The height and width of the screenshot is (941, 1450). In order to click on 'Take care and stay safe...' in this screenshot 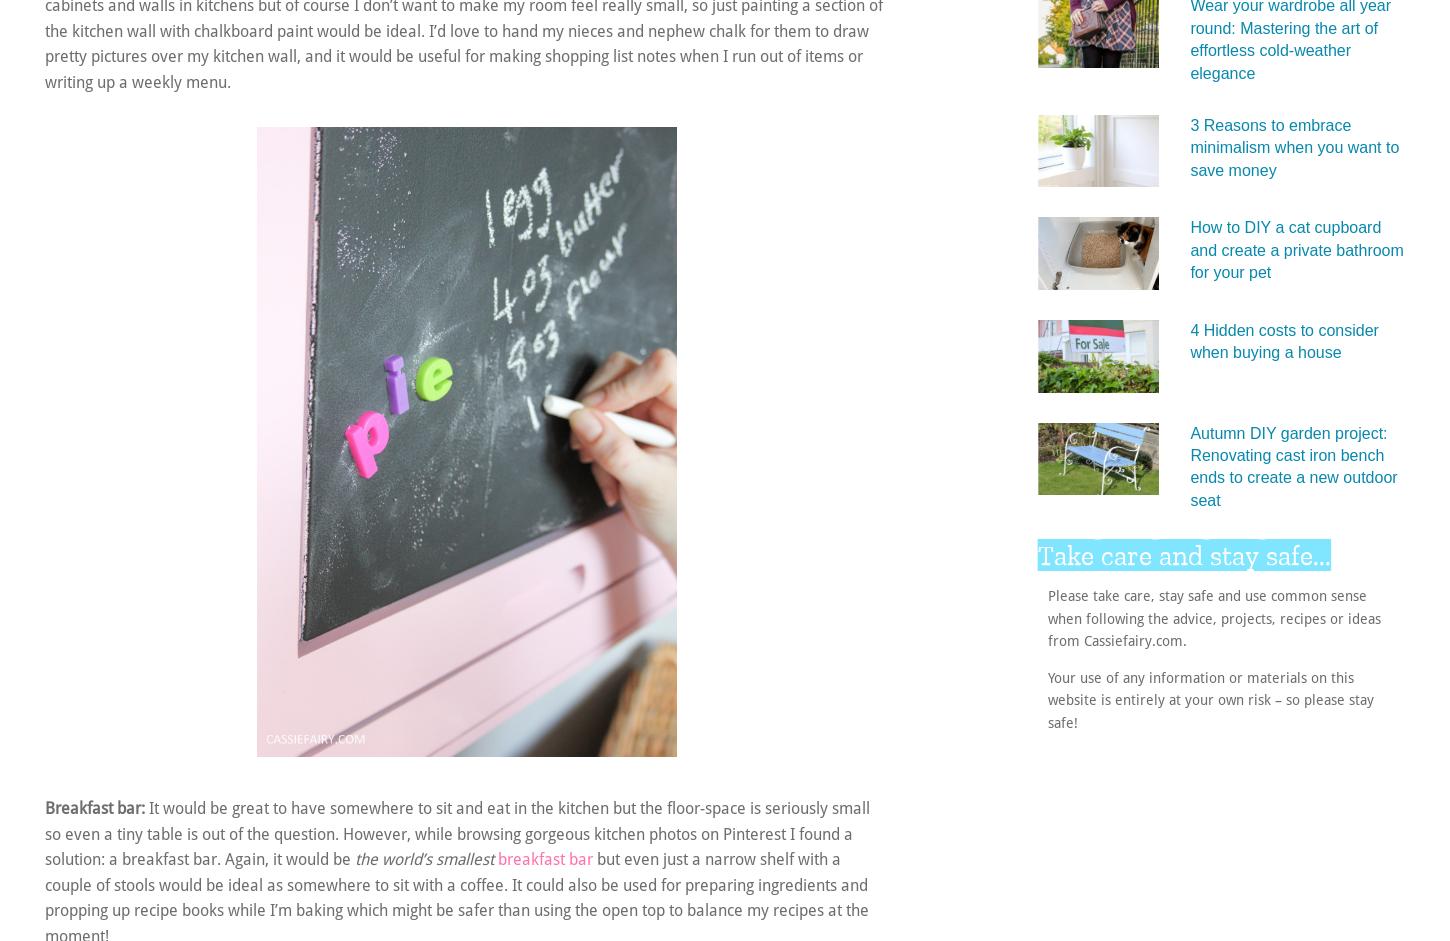, I will do `click(1038, 555)`.